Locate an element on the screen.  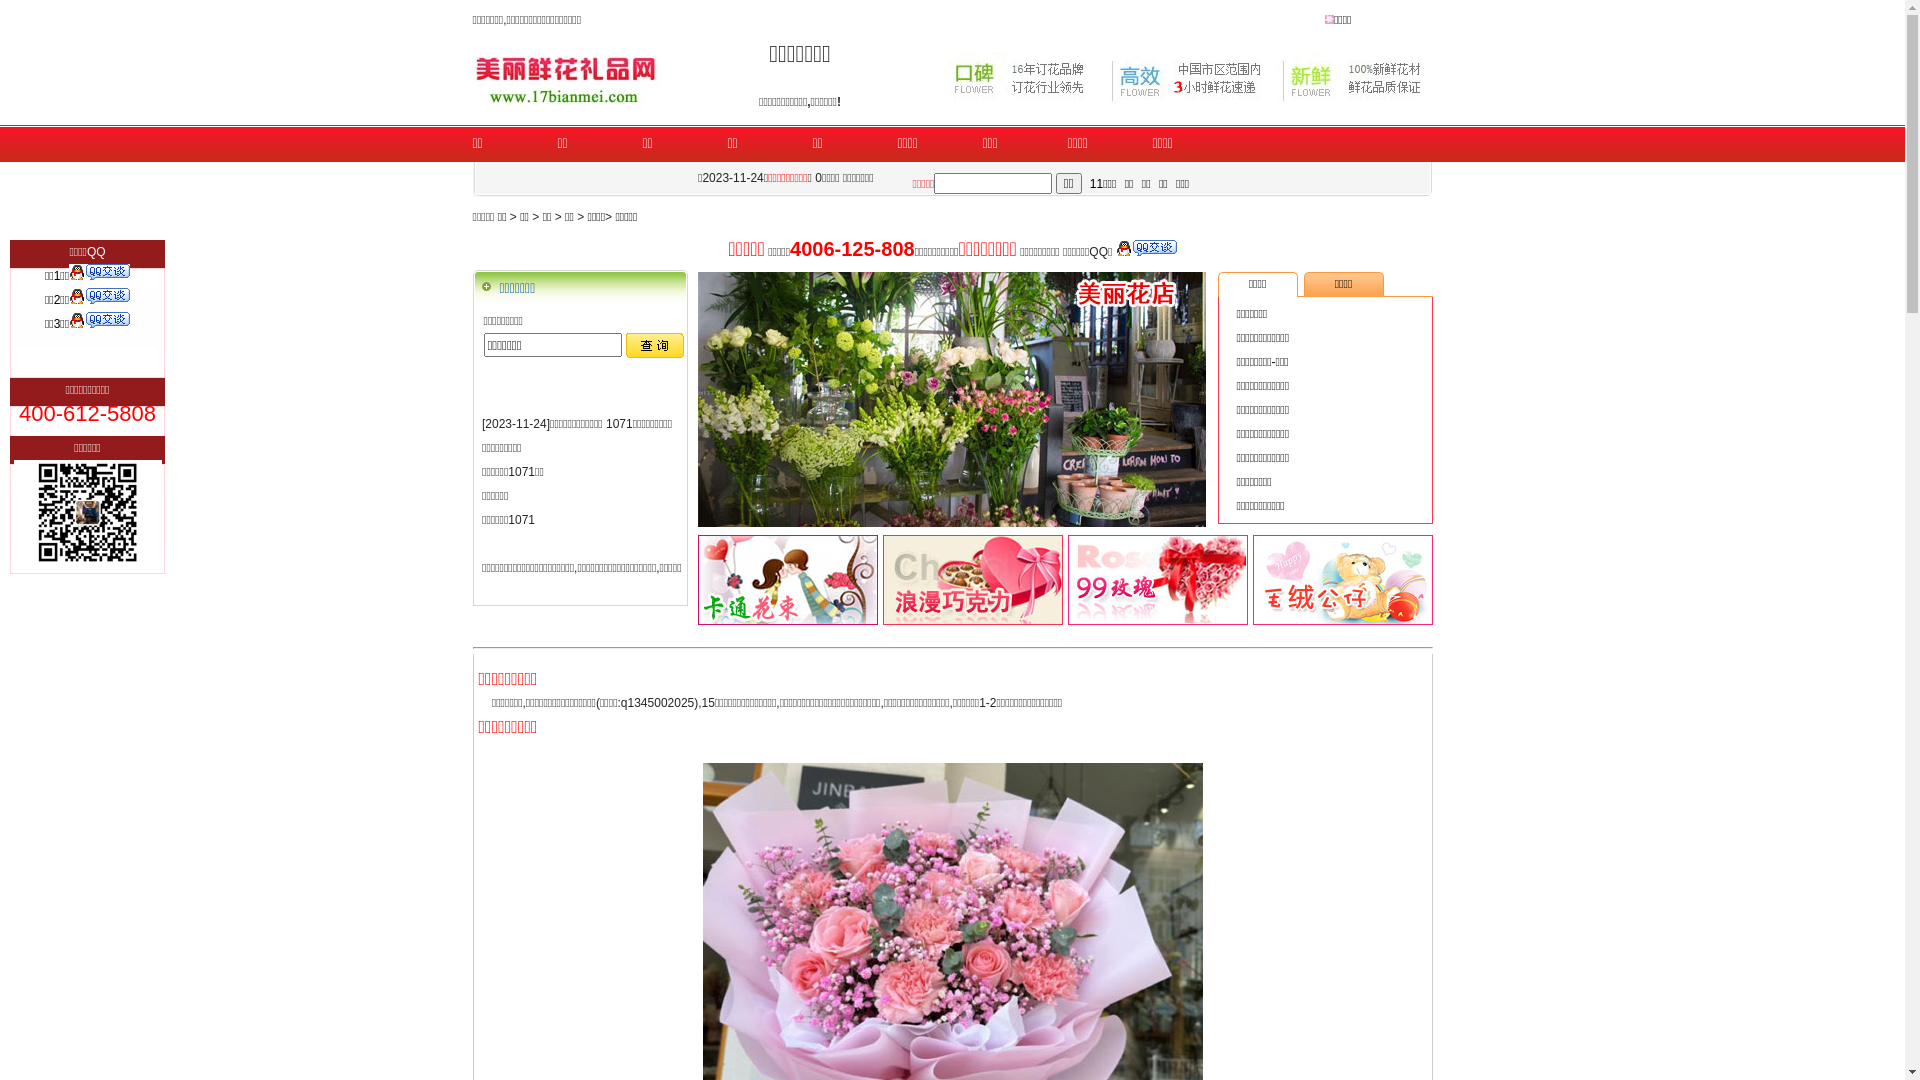
'QQ:1623062047' is located at coordinates (68, 323).